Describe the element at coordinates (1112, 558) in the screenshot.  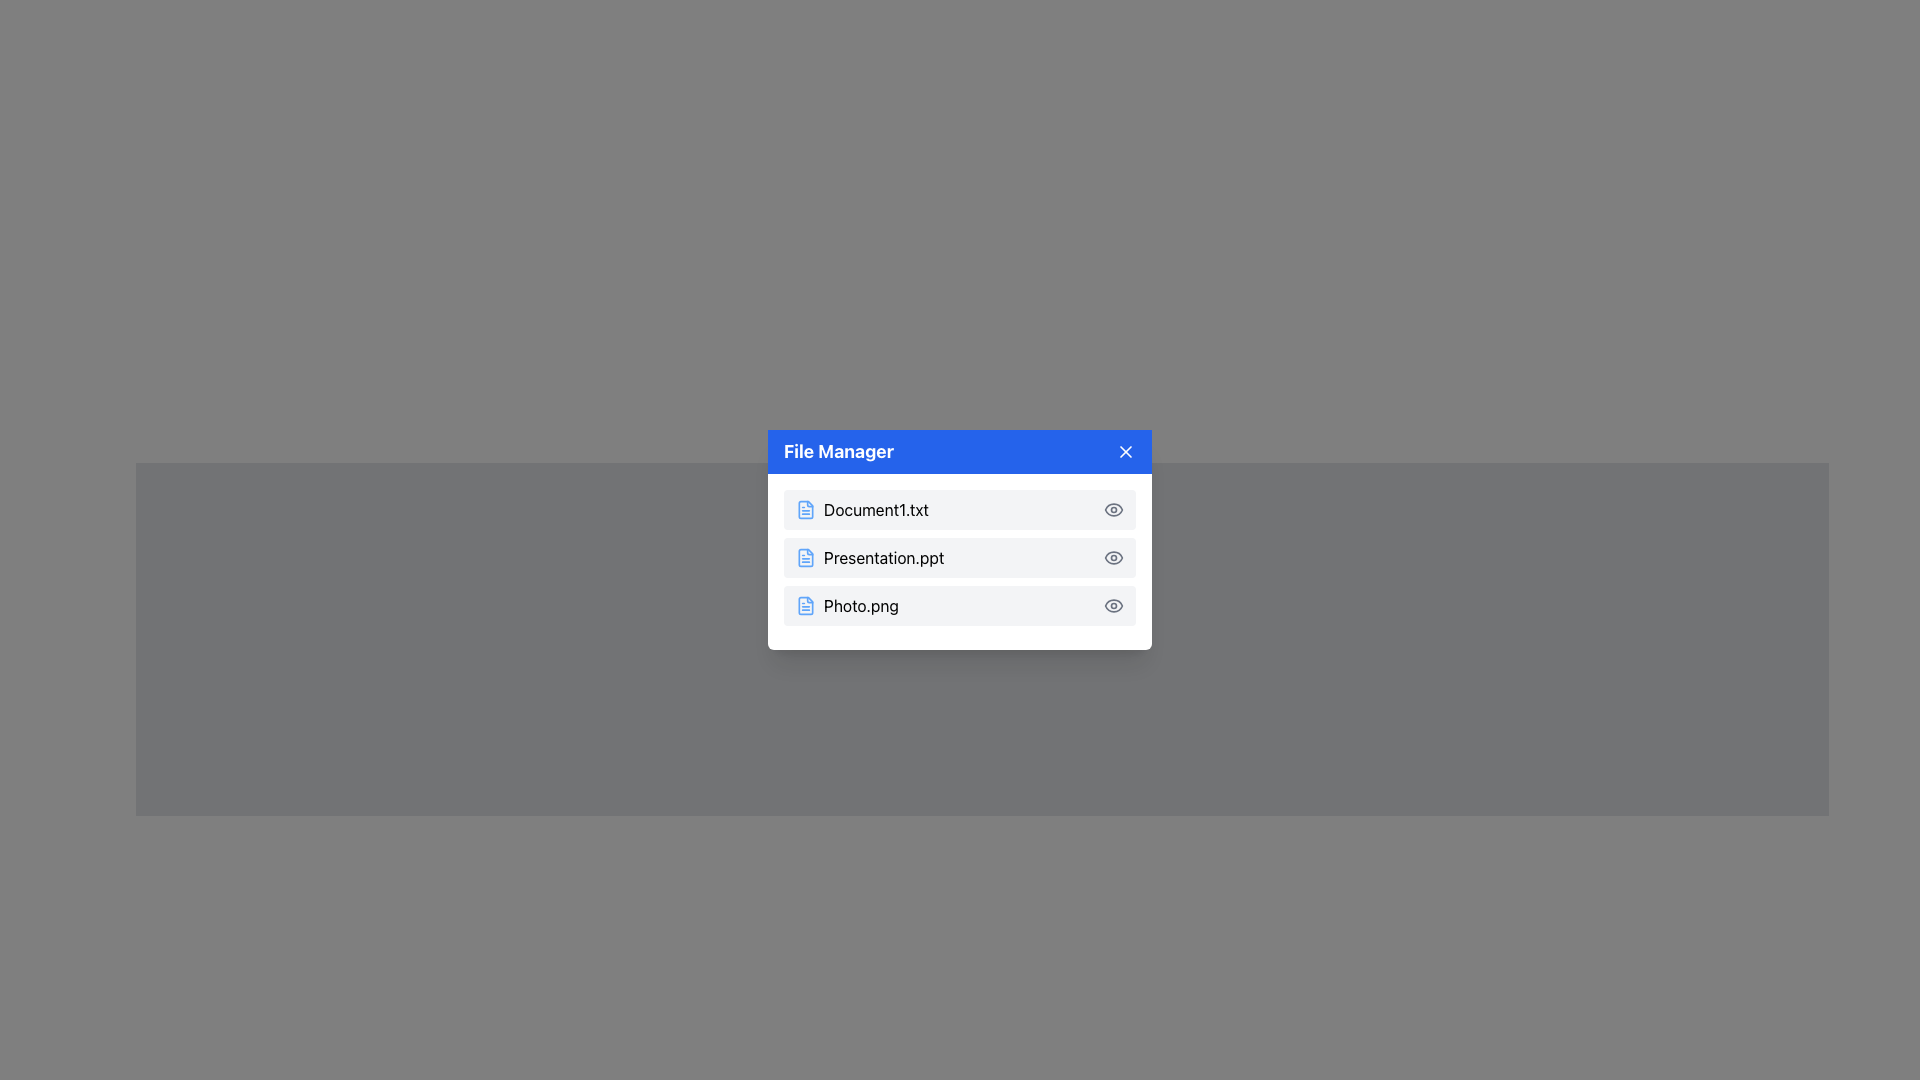
I see `the eye icon located on the far right of the 'Presentation.ppt' file entry` at that location.